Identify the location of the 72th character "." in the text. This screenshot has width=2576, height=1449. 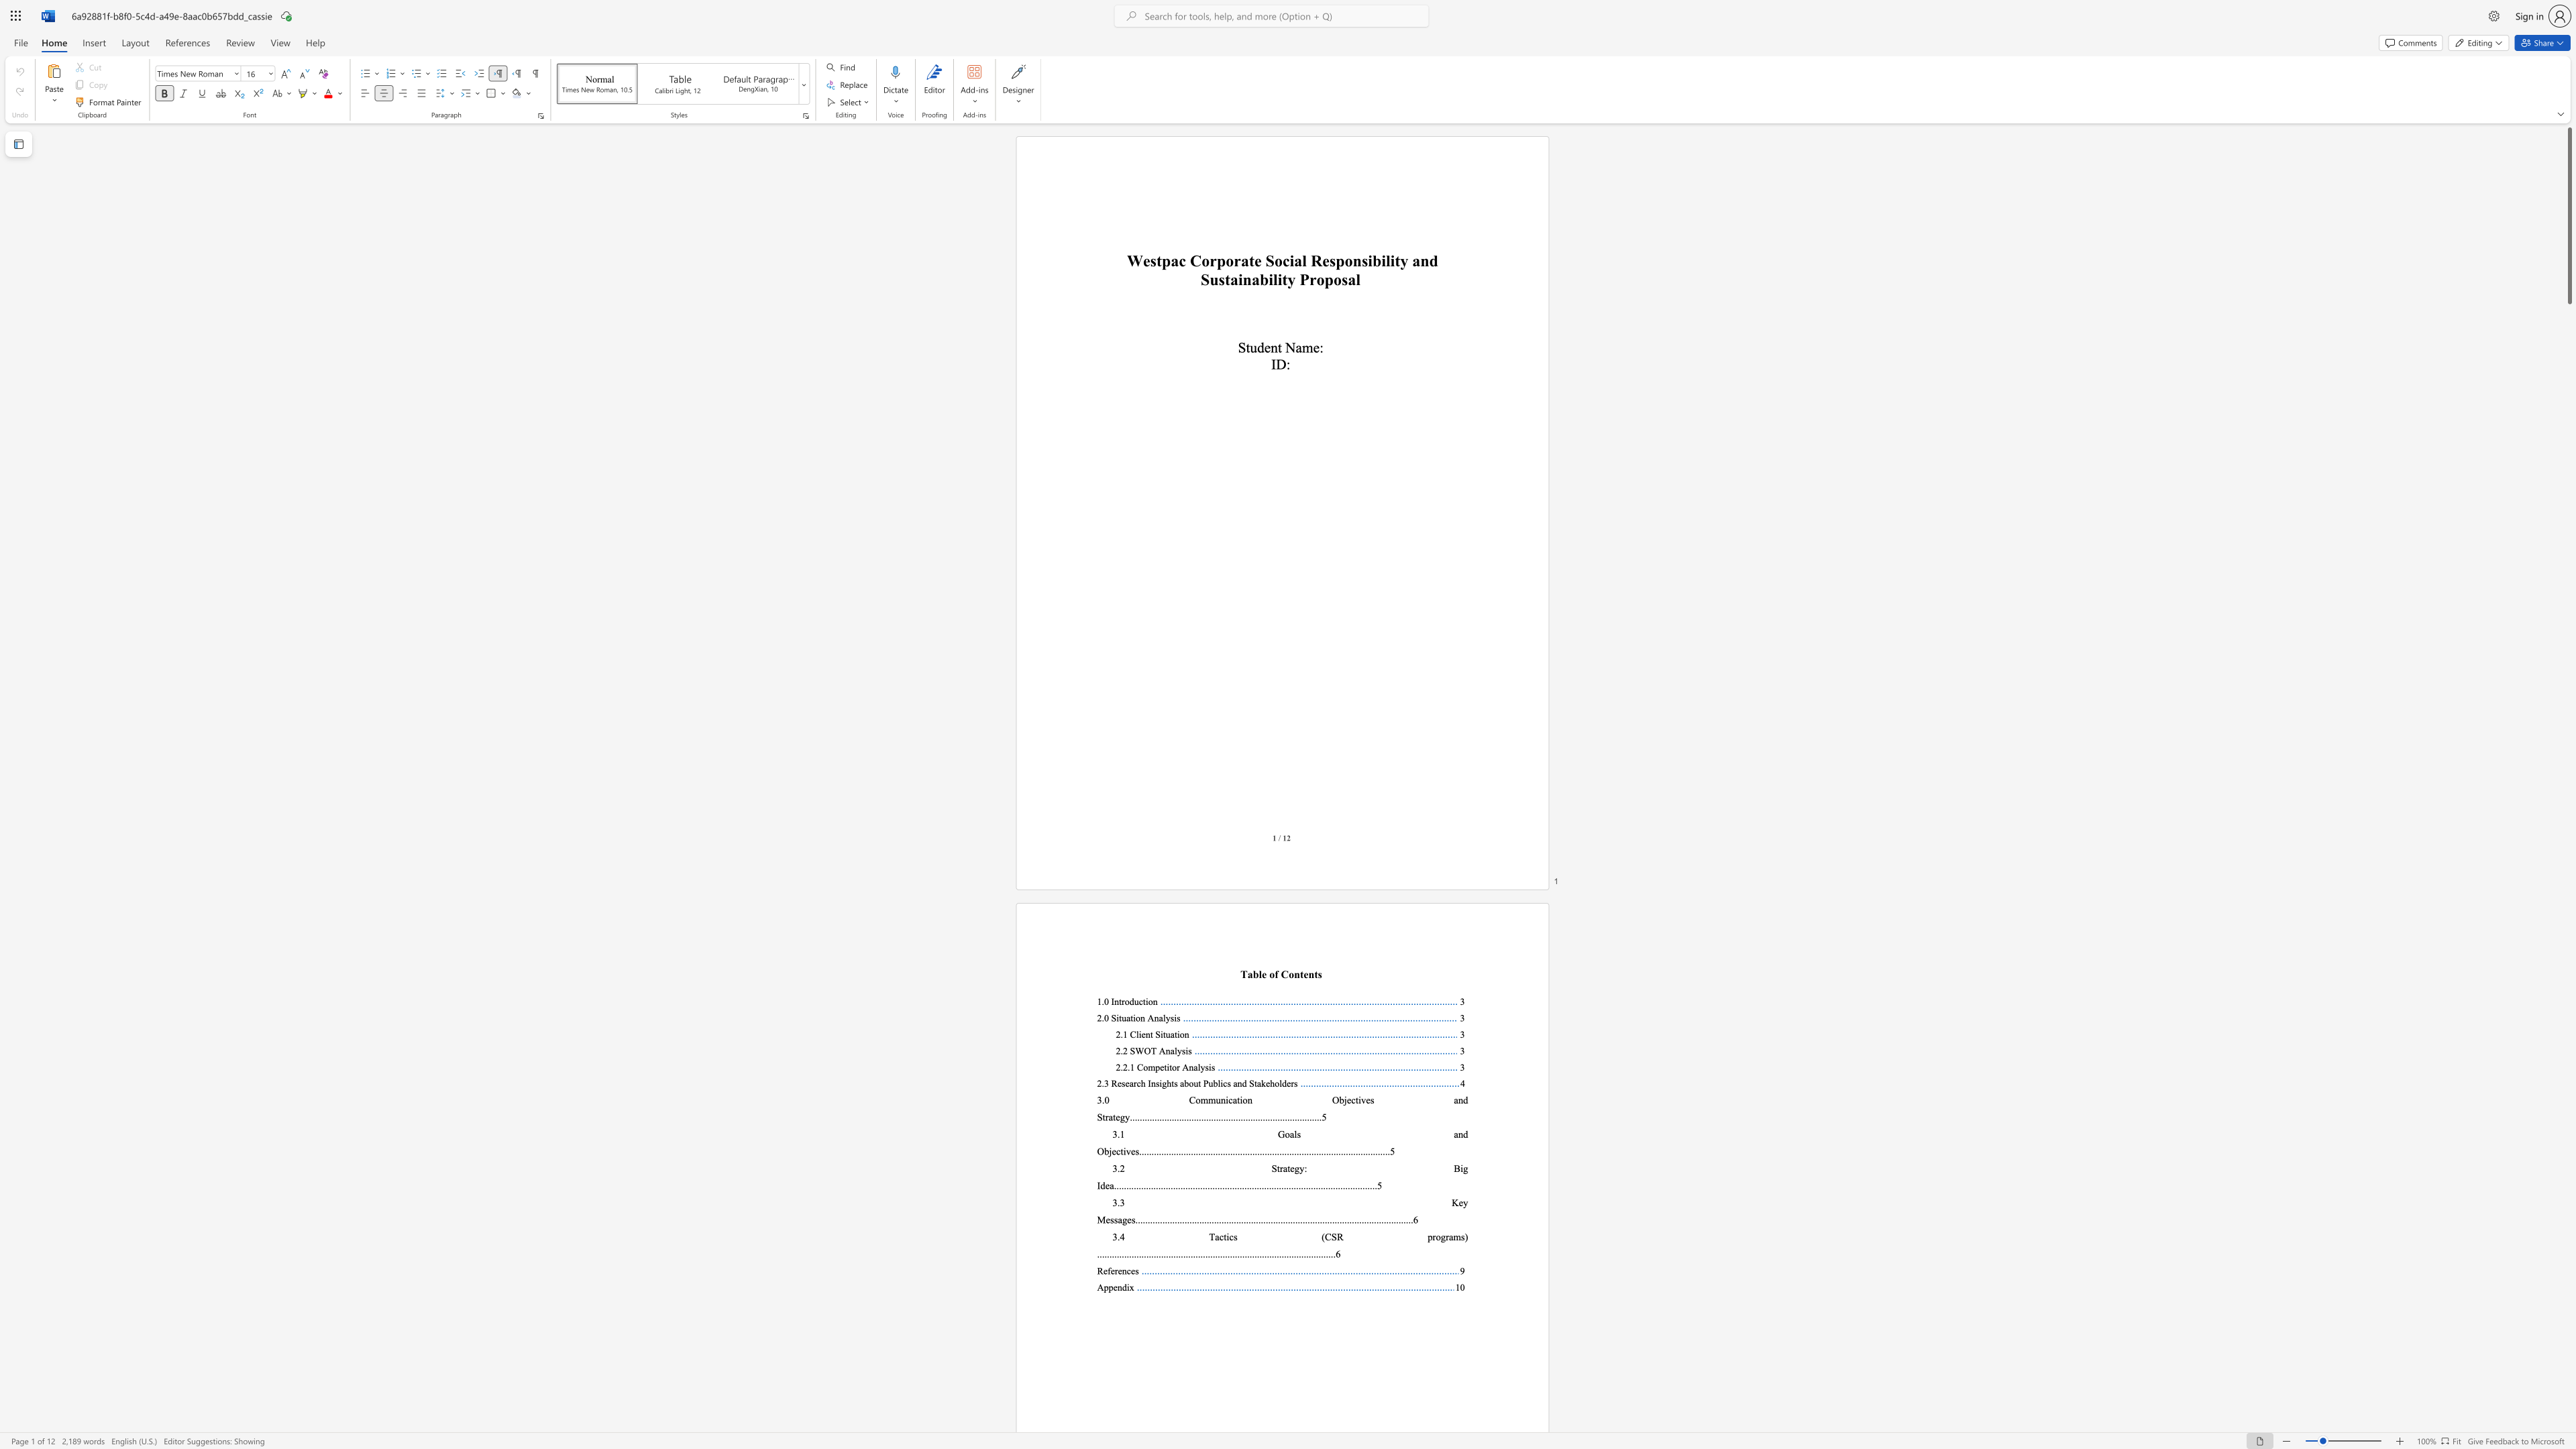
(1272, 1253).